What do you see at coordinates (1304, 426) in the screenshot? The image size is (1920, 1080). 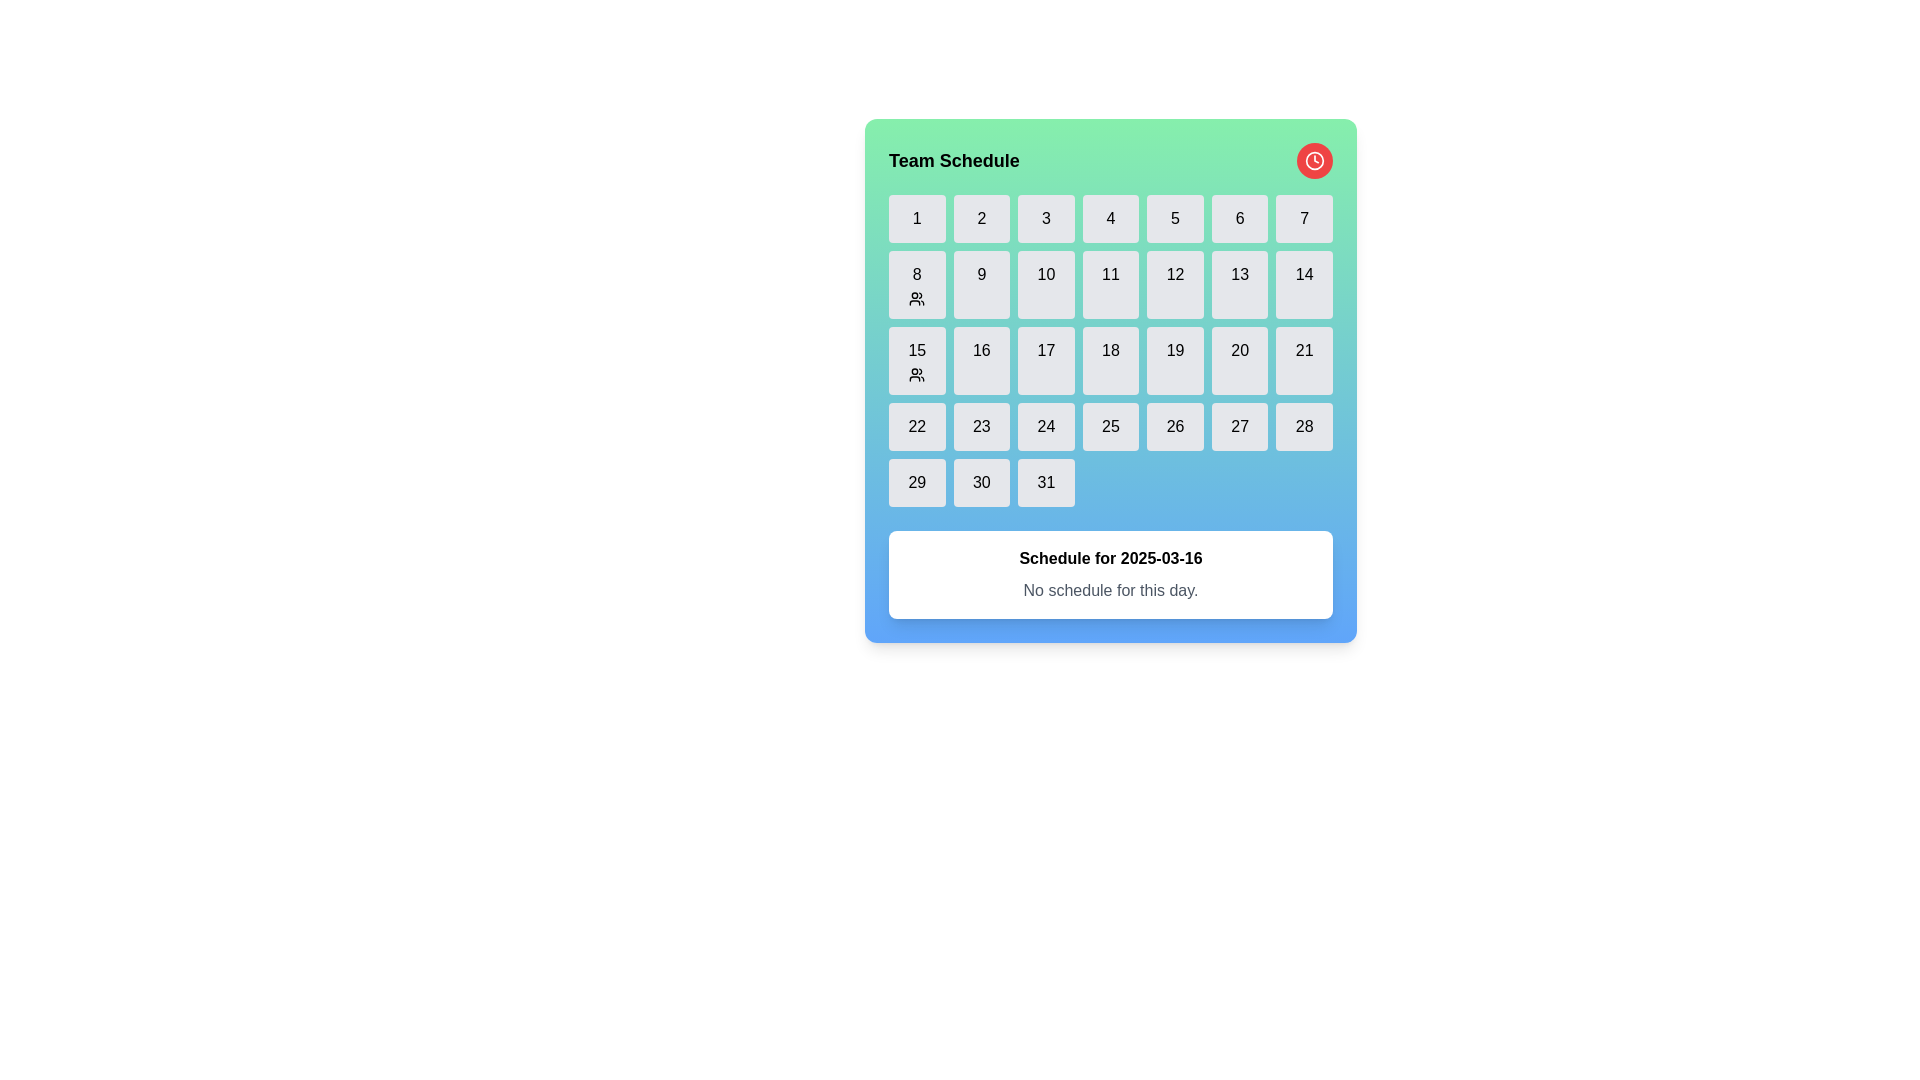 I see `the non-interactive label representing day 28 in the calendar view, located as the eighth item in the fourth row of the grid structure` at bounding box center [1304, 426].